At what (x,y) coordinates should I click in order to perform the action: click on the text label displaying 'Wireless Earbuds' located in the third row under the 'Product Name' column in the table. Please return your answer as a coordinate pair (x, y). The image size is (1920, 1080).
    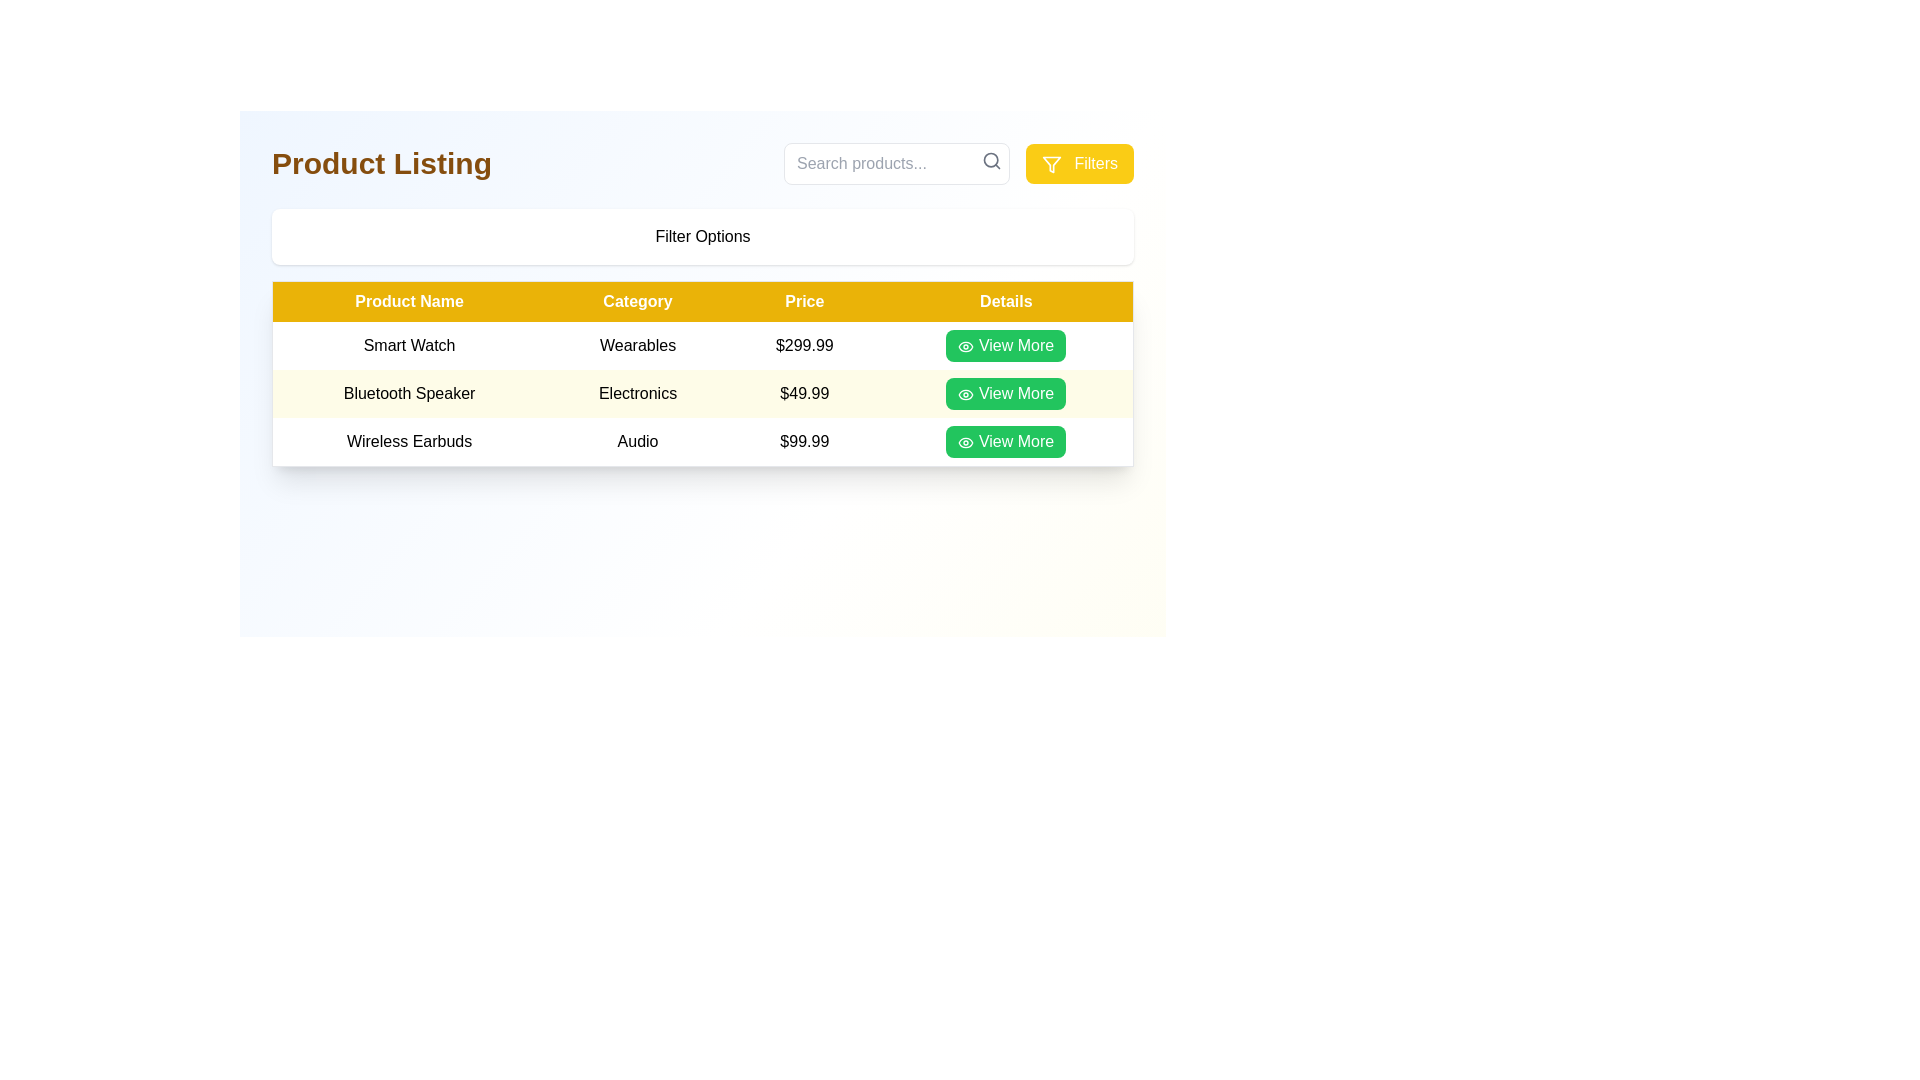
    Looking at the image, I should click on (408, 441).